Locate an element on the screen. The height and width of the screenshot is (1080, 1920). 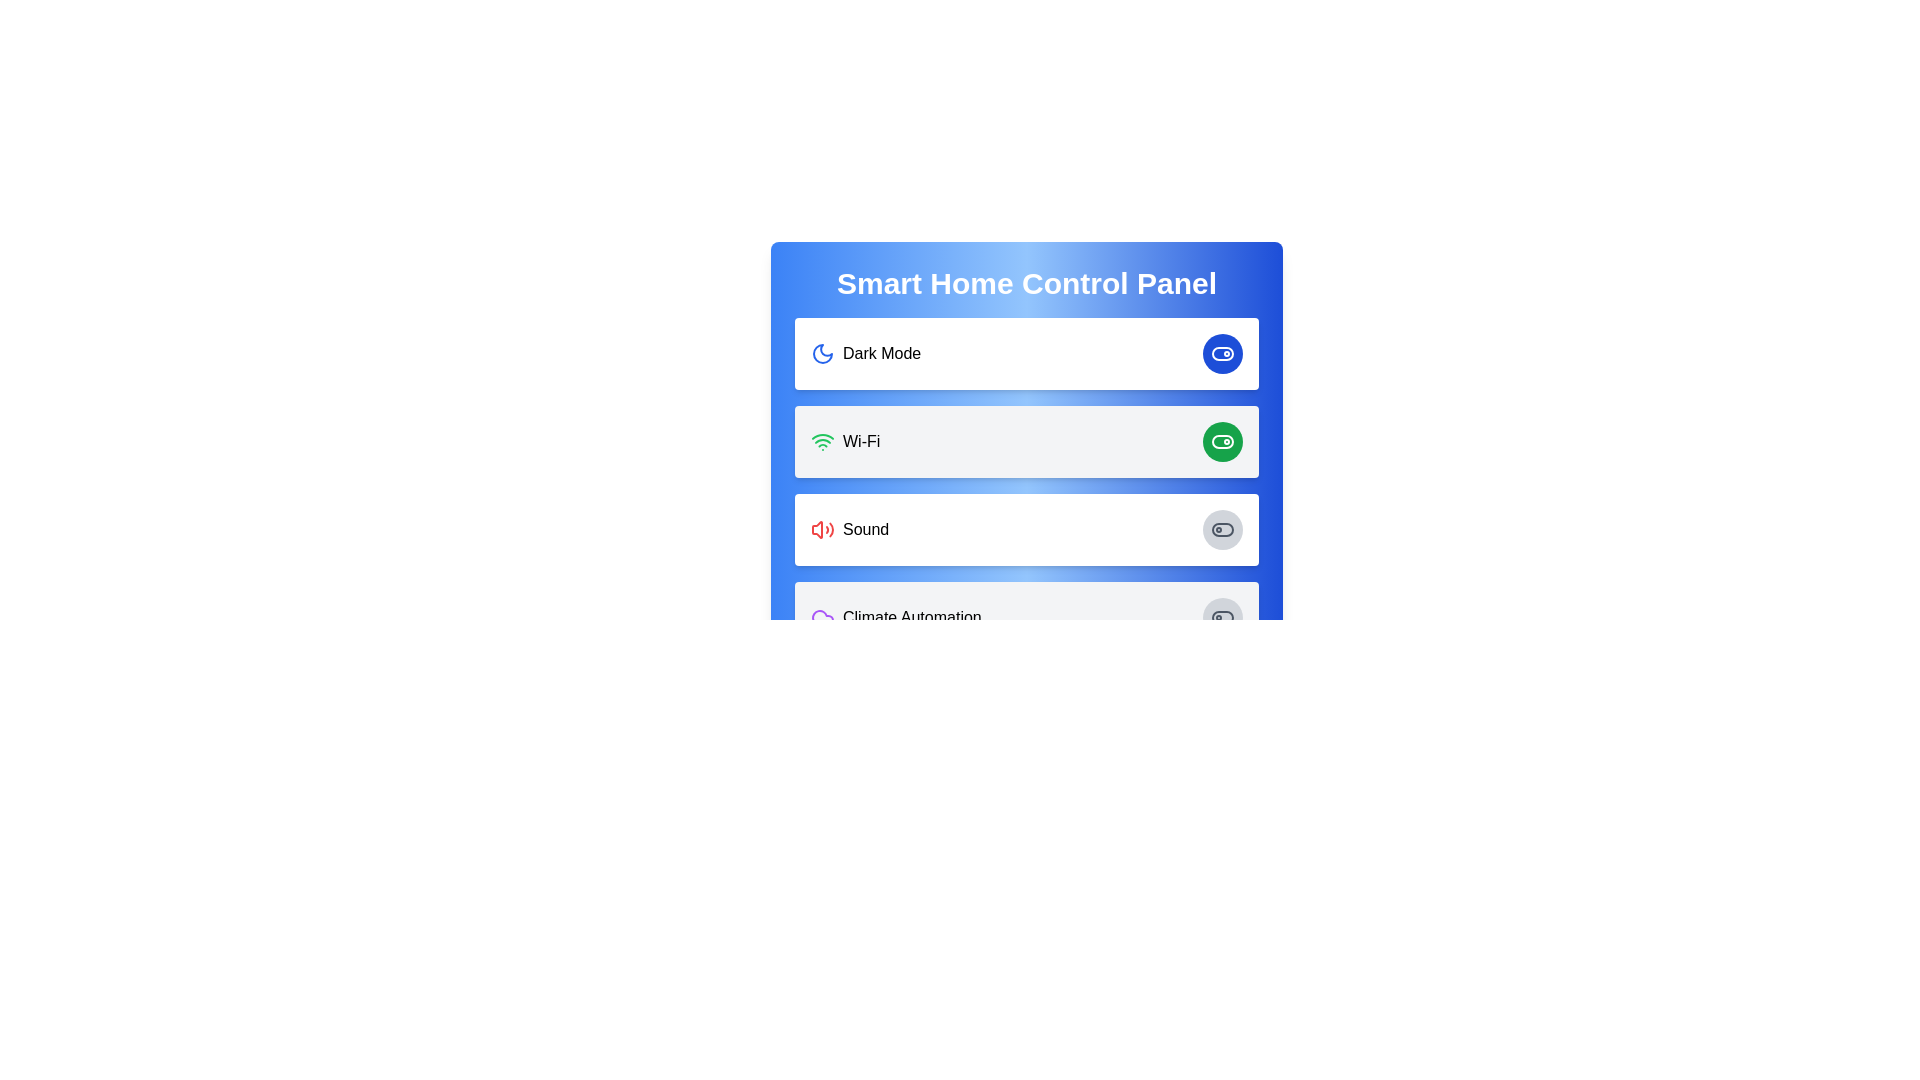
the background shape of the 'Dark Mode' toggle control, which is visually represented in its active state within the blue-colored toggle control at the top of the smart home control panel is located at coordinates (1222, 353).